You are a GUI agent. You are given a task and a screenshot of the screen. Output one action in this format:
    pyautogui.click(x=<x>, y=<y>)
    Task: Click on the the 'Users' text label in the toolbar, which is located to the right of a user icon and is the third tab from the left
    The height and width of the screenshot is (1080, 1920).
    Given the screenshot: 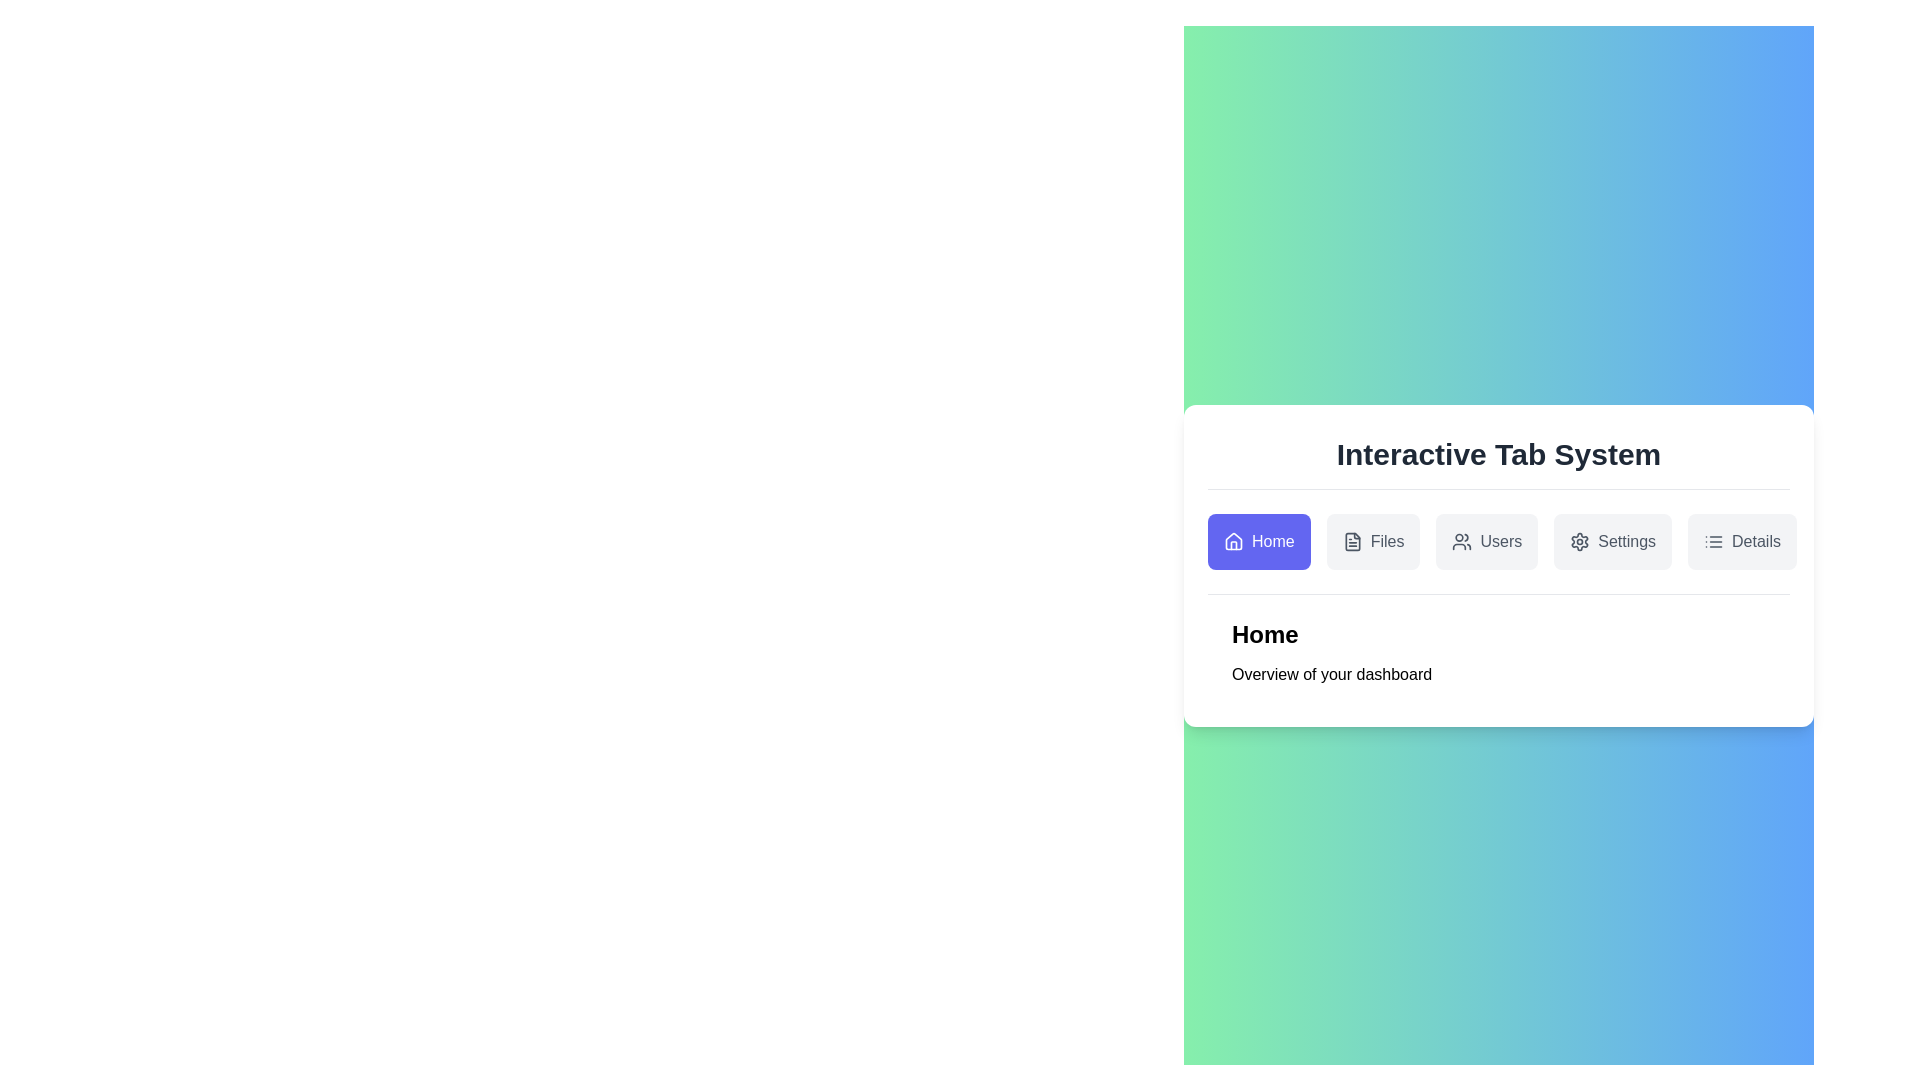 What is the action you would take?
    pyautogui.click(x=1501, y=542)
    